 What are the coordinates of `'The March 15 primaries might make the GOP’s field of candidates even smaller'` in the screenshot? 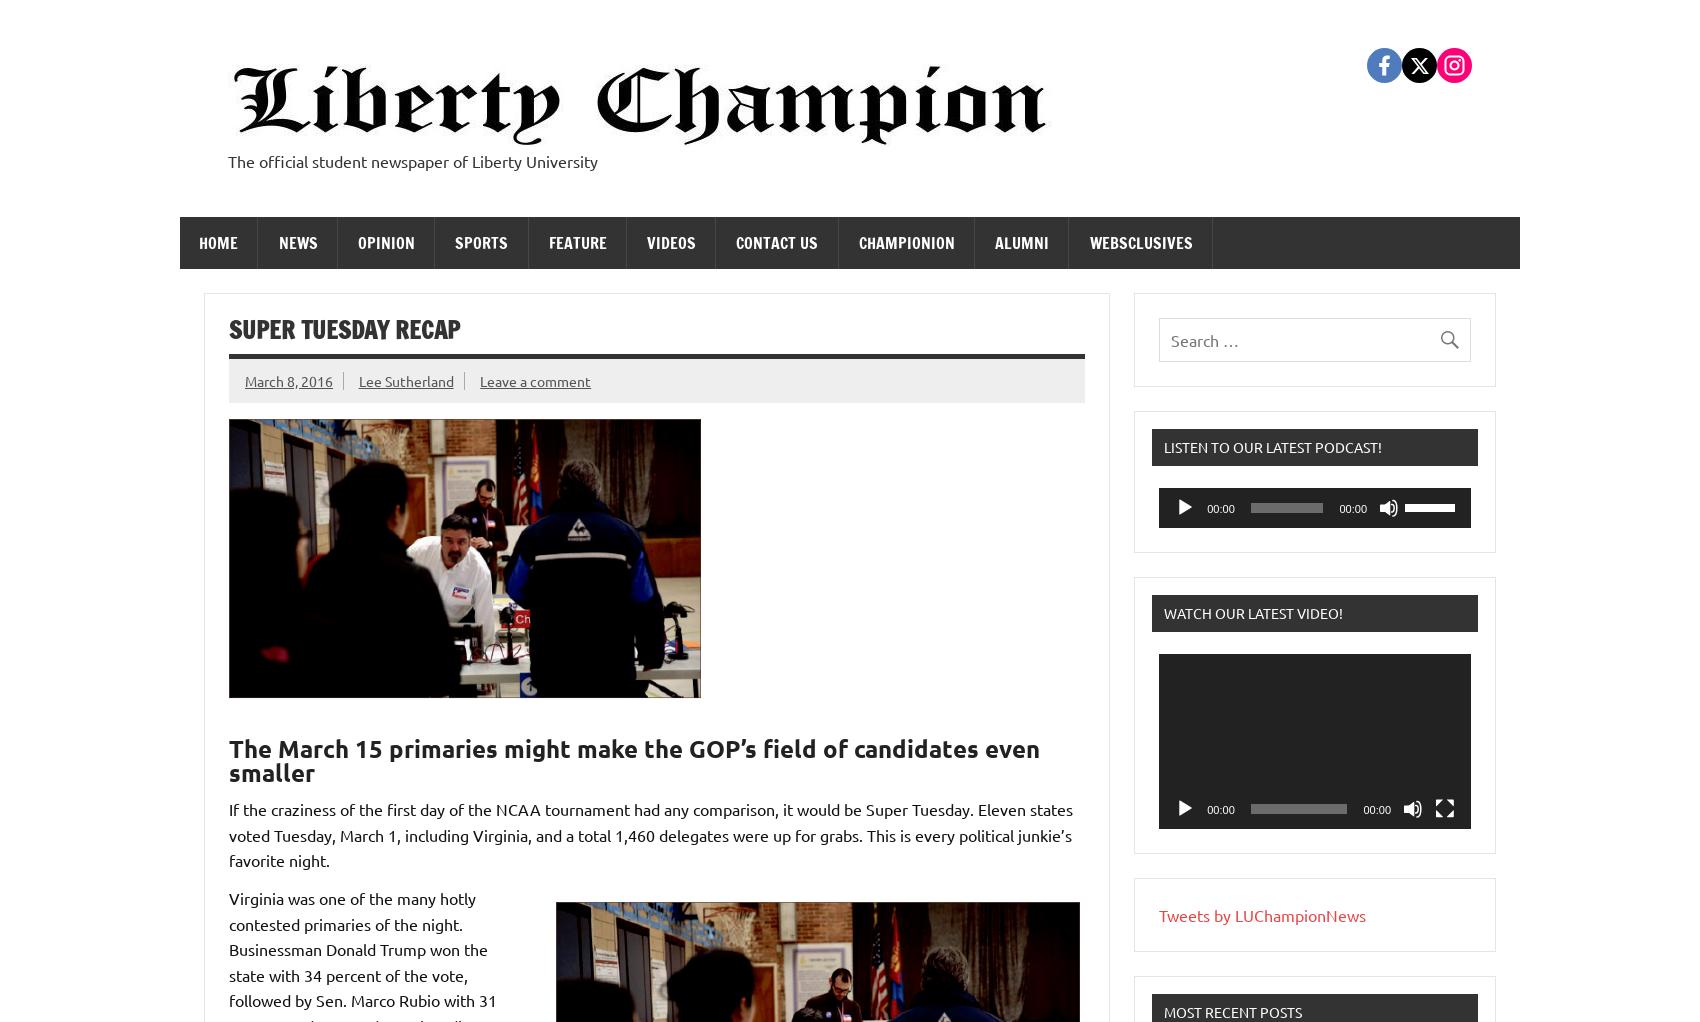 It's located at (228, 759).